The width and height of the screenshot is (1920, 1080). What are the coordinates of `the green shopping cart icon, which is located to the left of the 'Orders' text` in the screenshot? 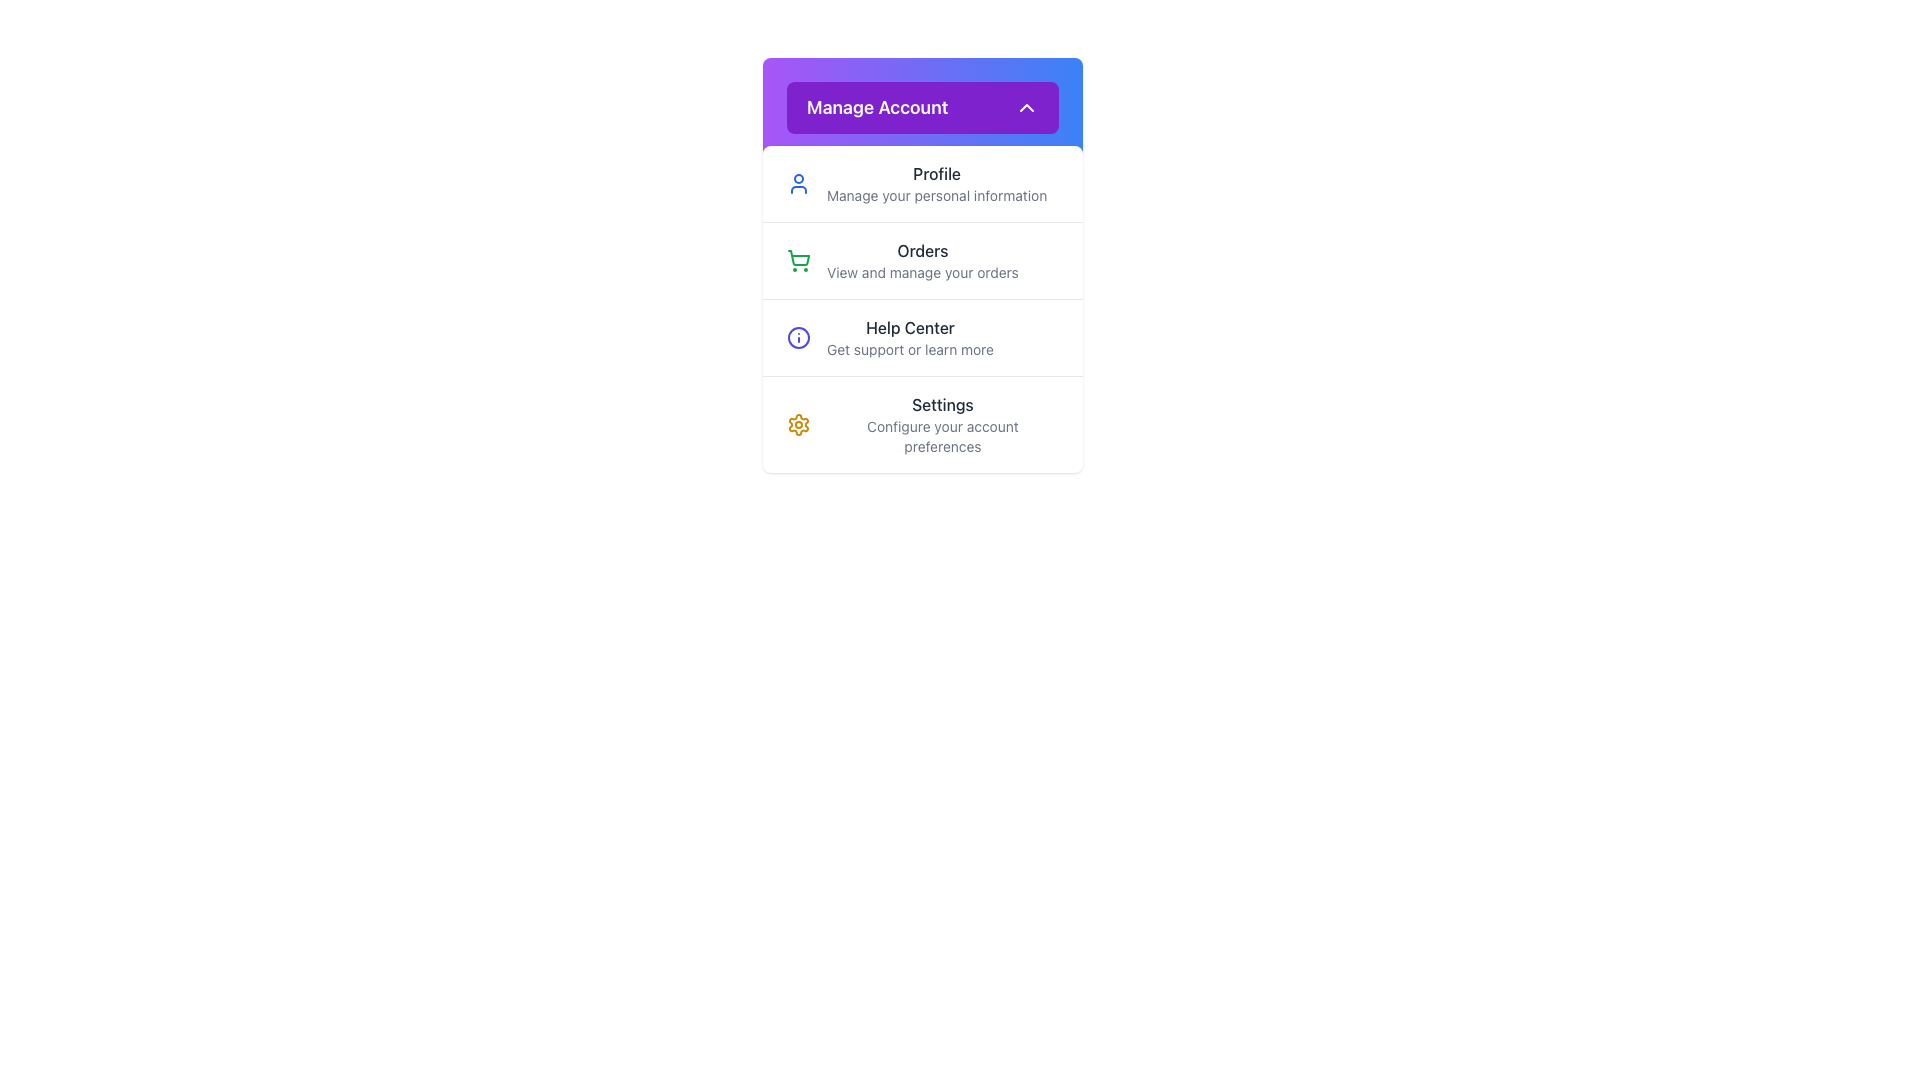 It's located at (797, 260).